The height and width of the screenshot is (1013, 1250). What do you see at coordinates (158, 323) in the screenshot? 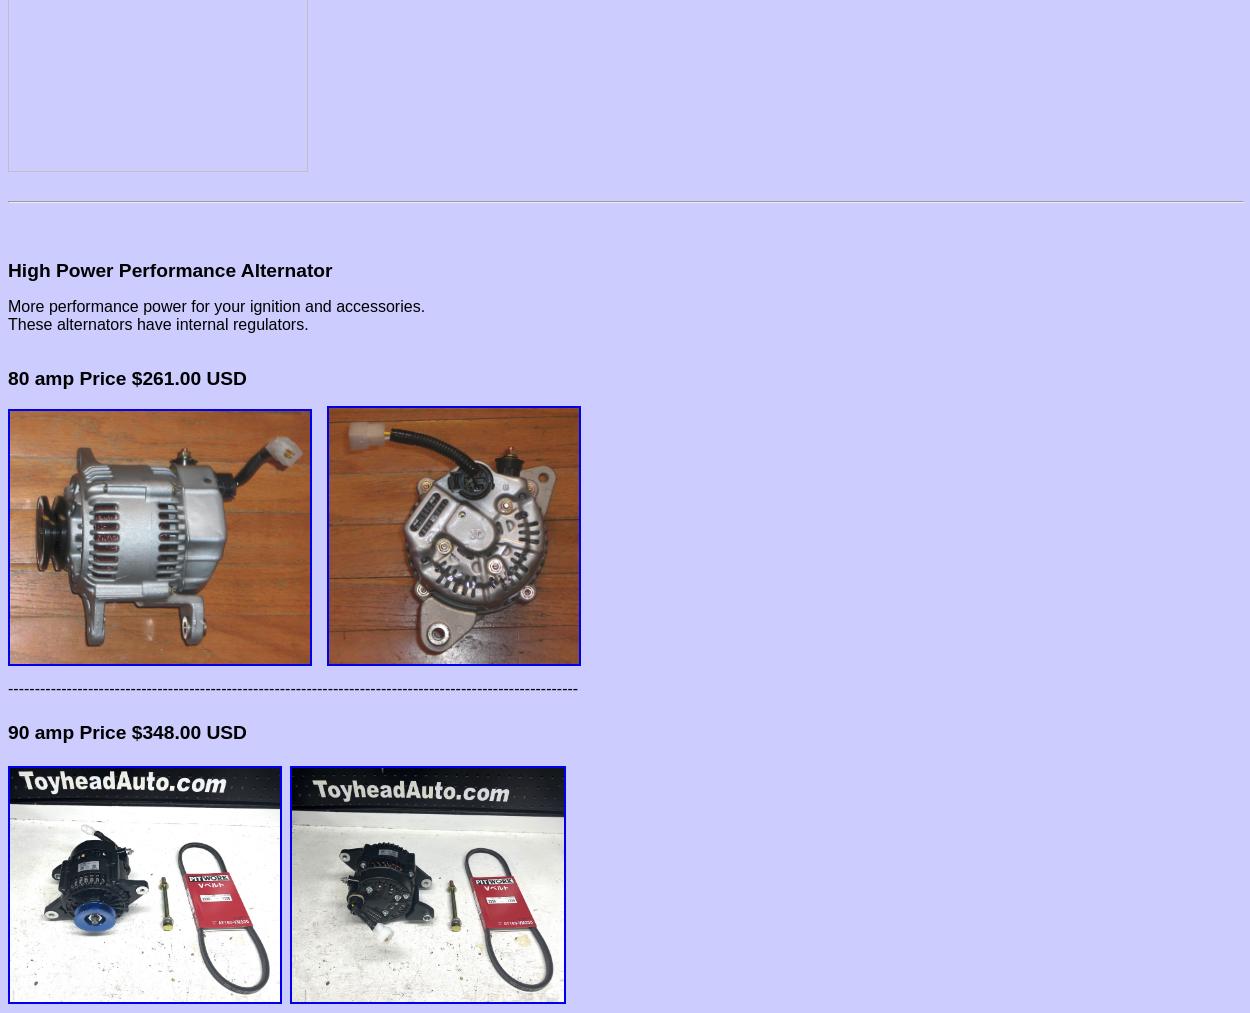
I see `'These alternators have internal regulators.'` at bounding box center [158, 323].